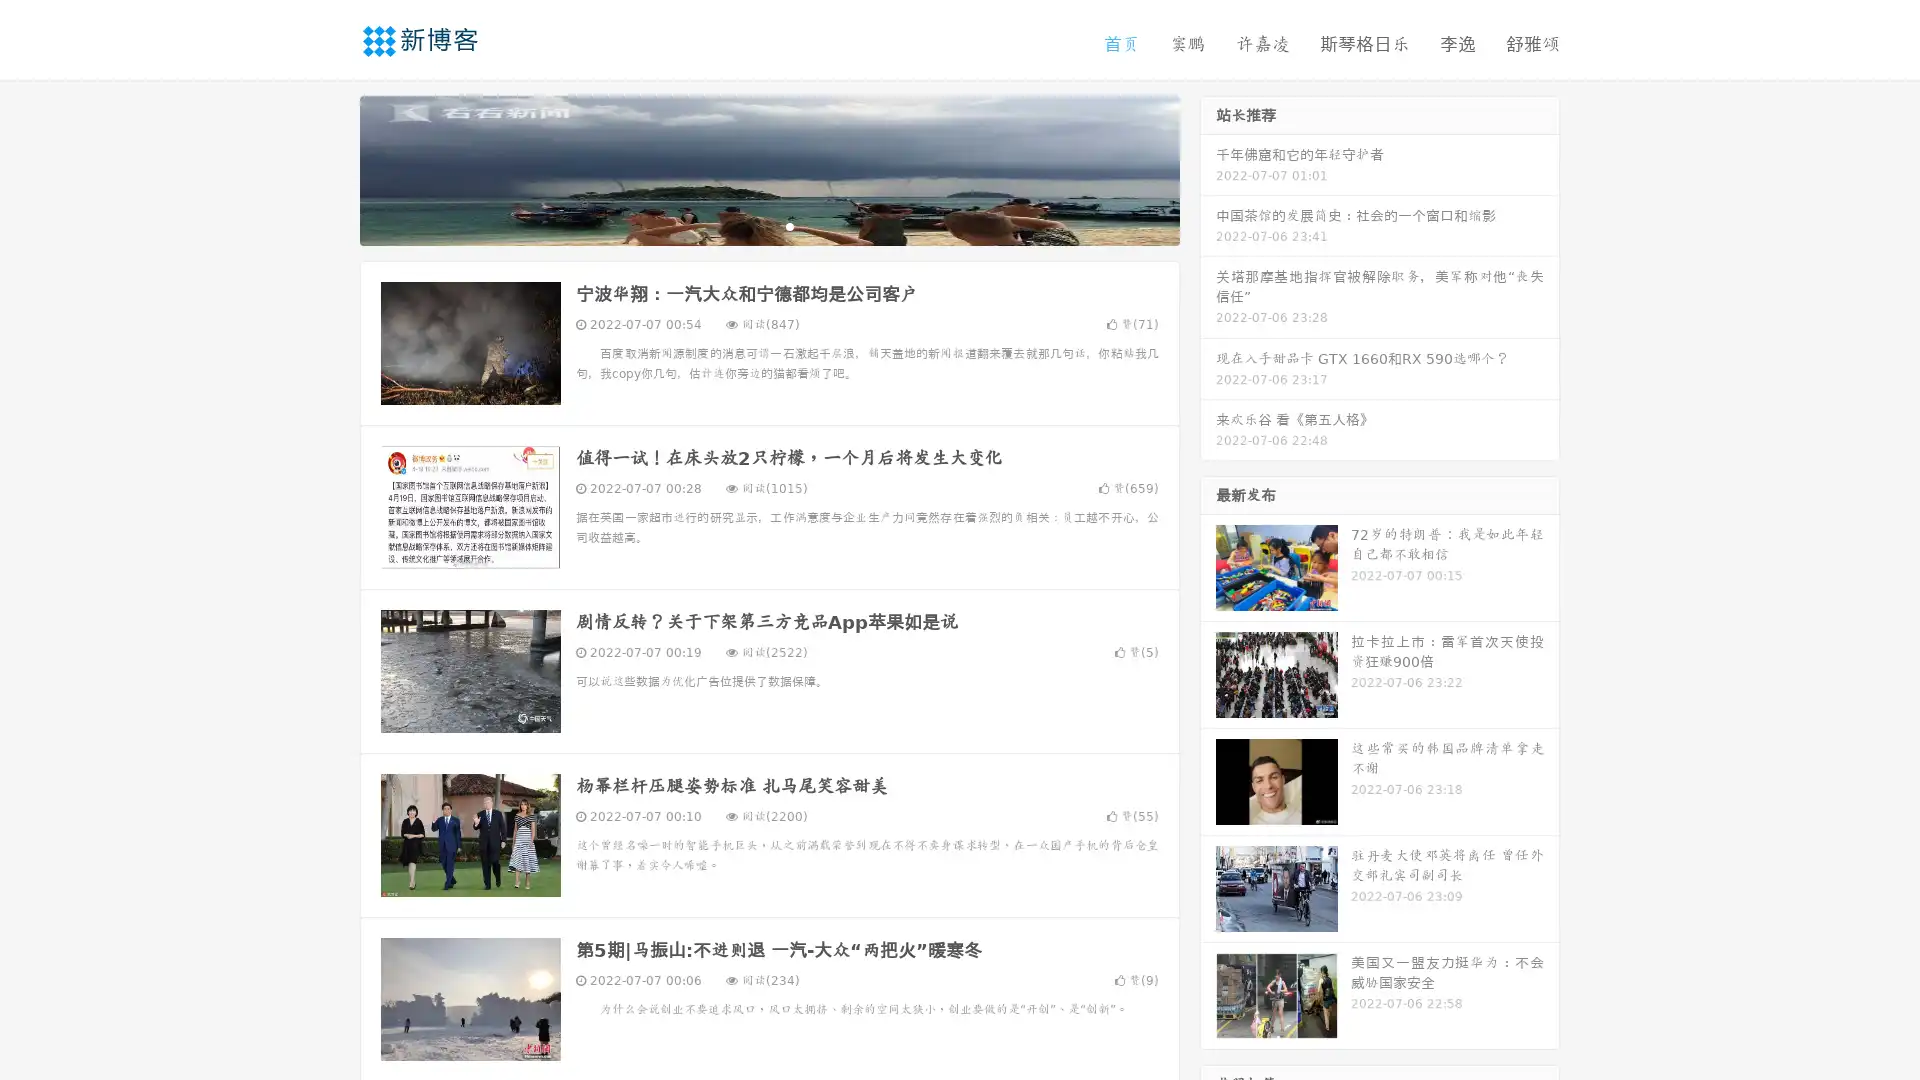 This screenshot has height=1080, width=1920. I want to click on Go to slide 2, so click(768, 225).